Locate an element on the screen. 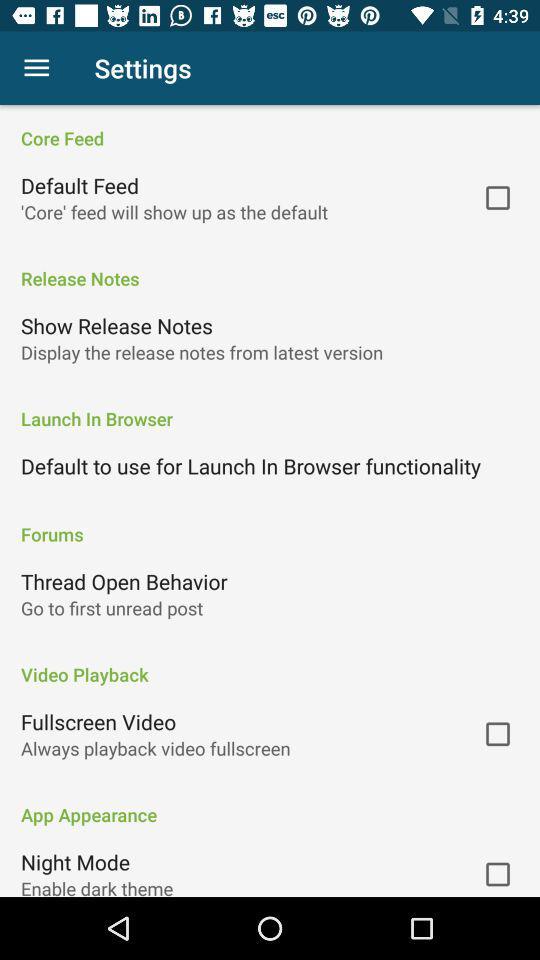 The width and height of the screenshot is (540, 960). default to use is located at coordinates (251, 466).